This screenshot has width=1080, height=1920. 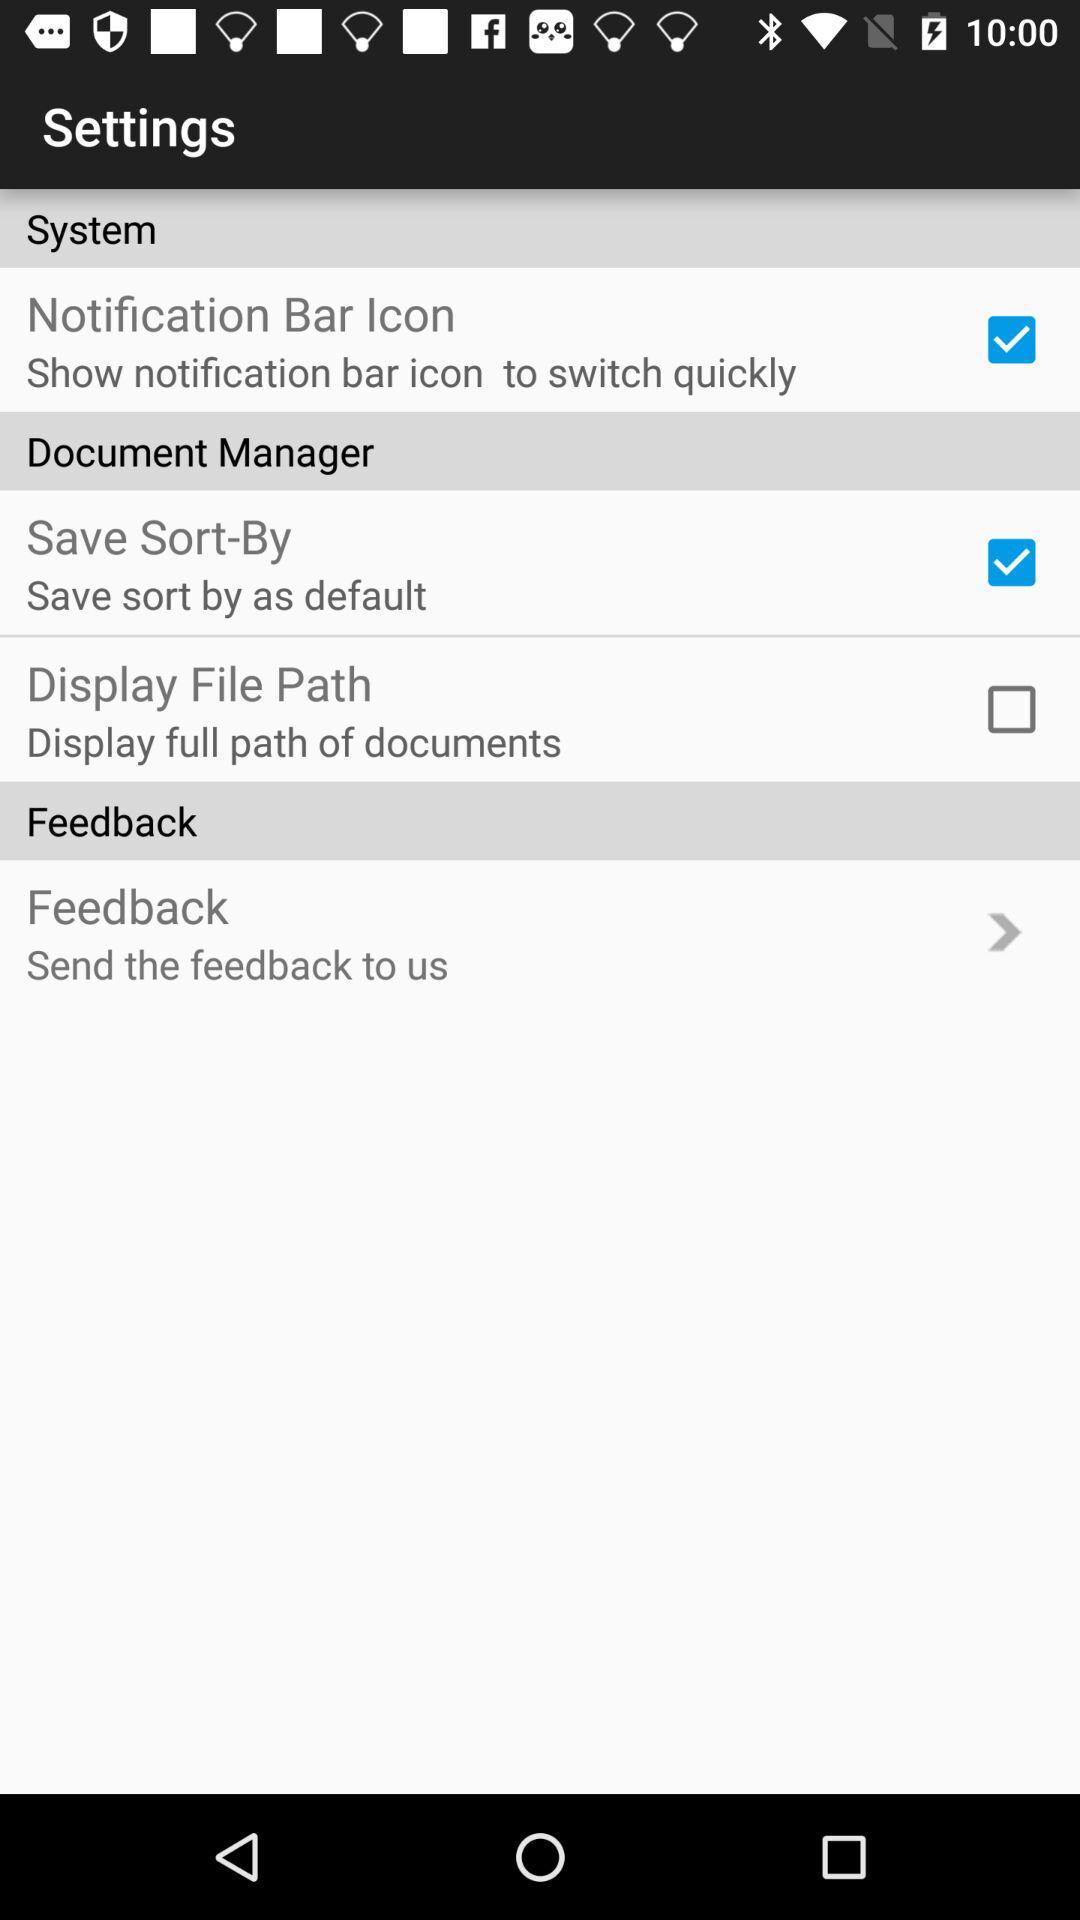 What do you see at coordinates (1011, 709) in the screenshot?
I see `icon next to display full path` at bounding box center [1011, 709].